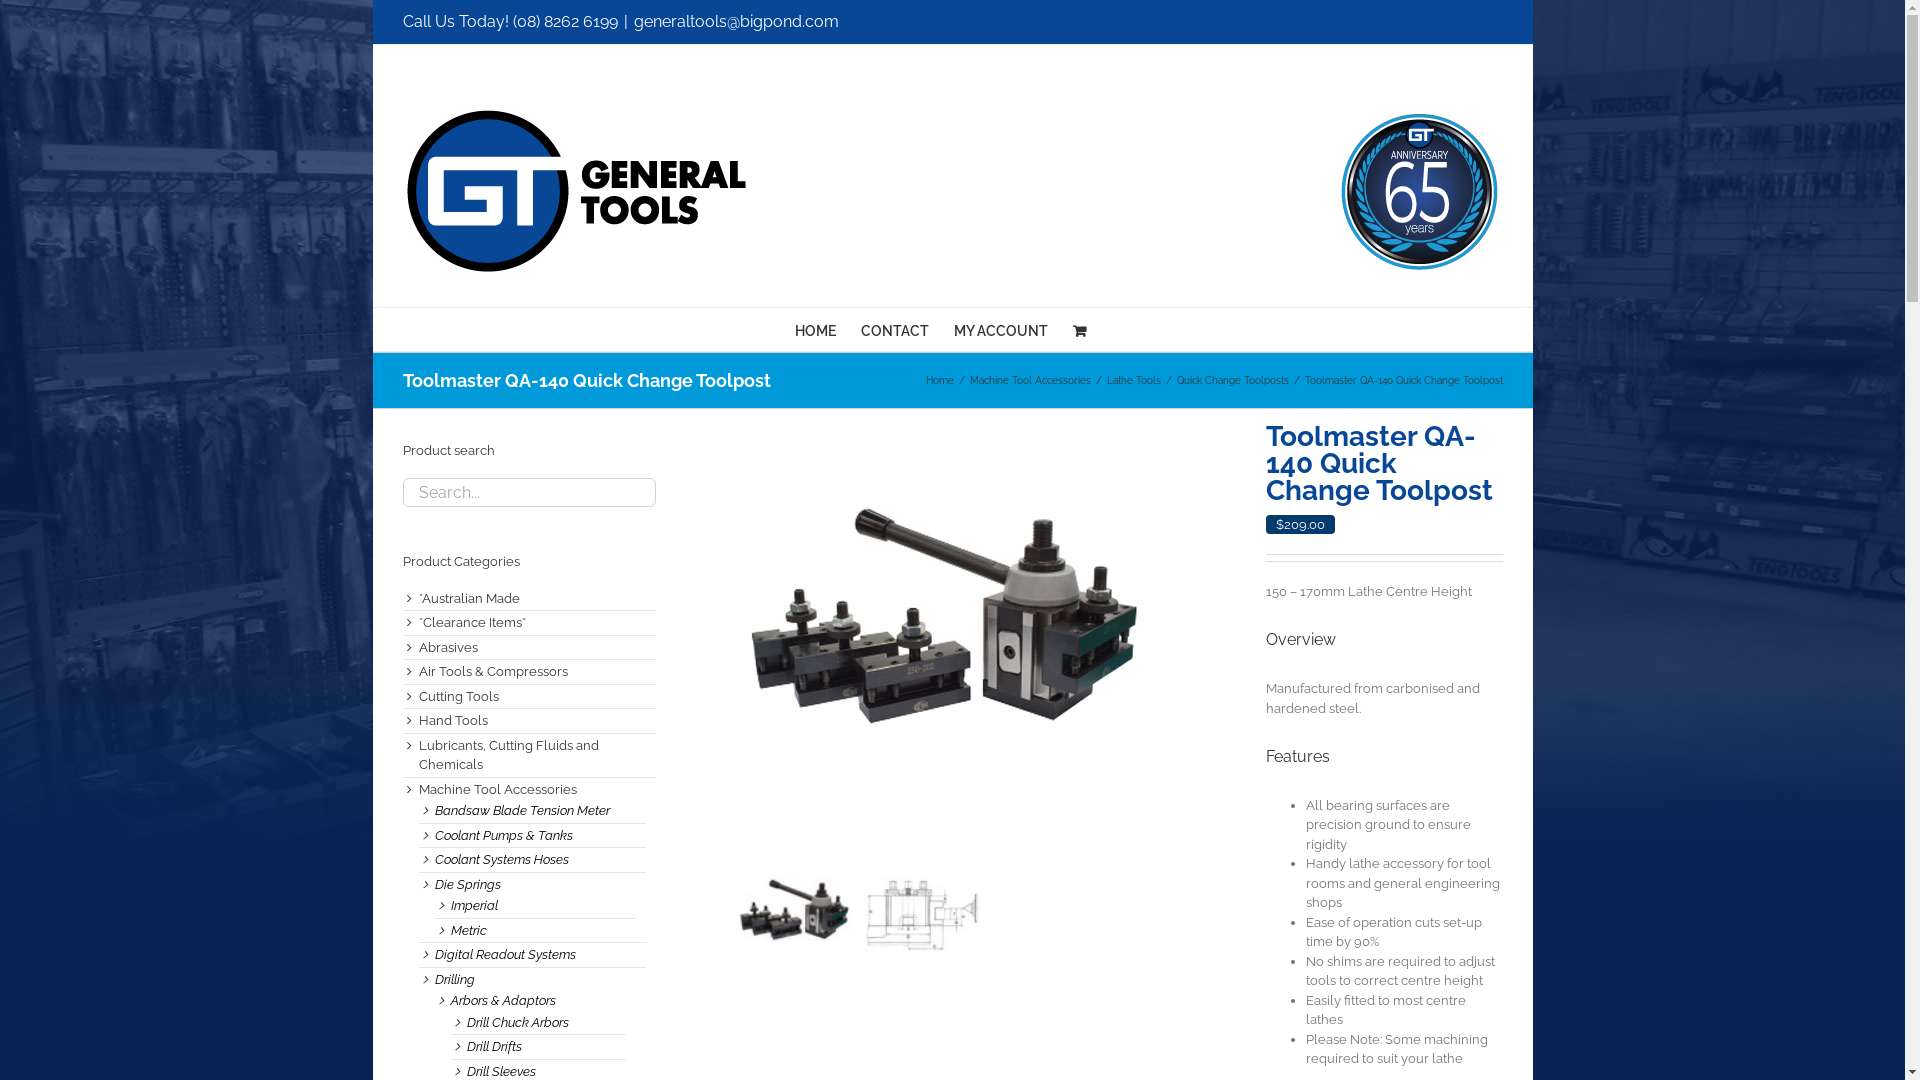 The width and height of the screenshot is (1920, 1080). Describe the element at coordinates (493, 1045) in the screenshot. I see `'Drill Drifts'` at that location.